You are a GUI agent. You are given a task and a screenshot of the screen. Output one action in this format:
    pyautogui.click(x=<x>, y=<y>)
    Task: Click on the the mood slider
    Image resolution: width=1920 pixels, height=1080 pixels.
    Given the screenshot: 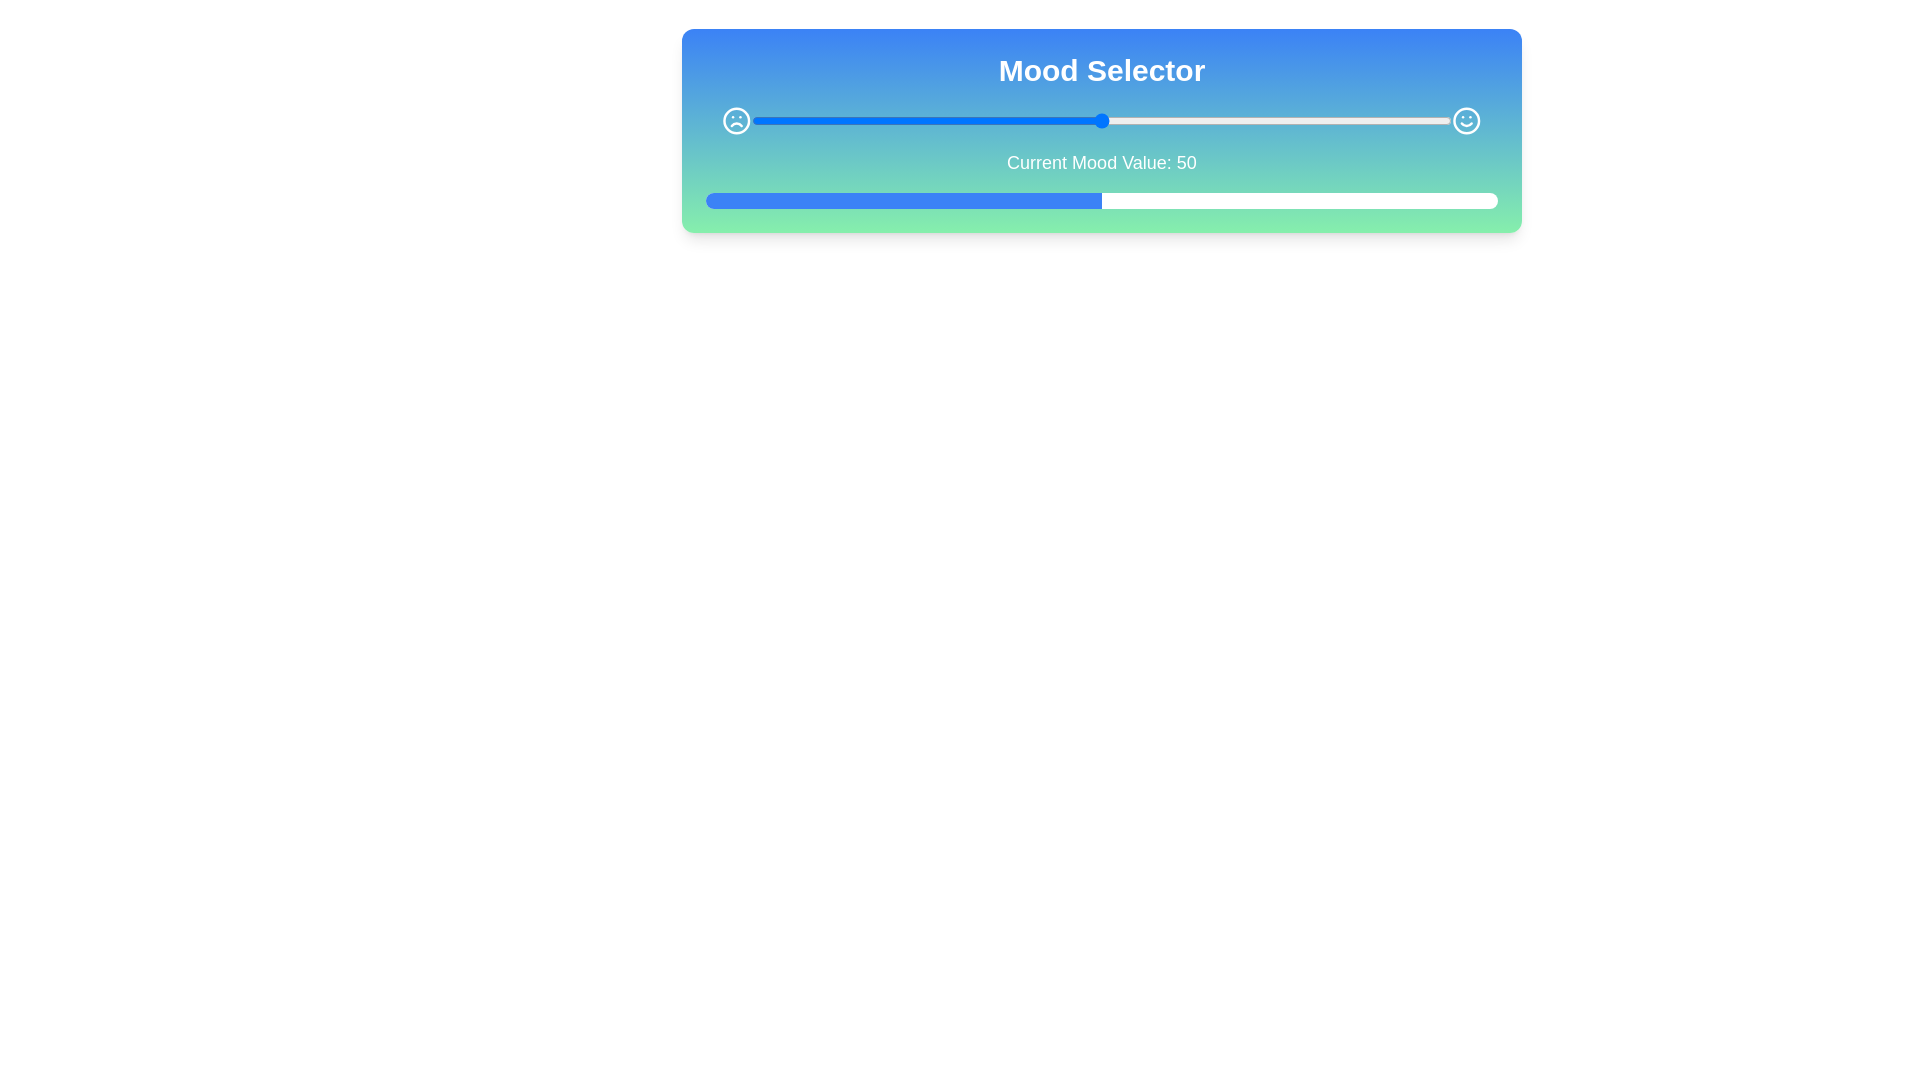 What is the action you would take?
    pyautogui.click(x=750, y=120)
    